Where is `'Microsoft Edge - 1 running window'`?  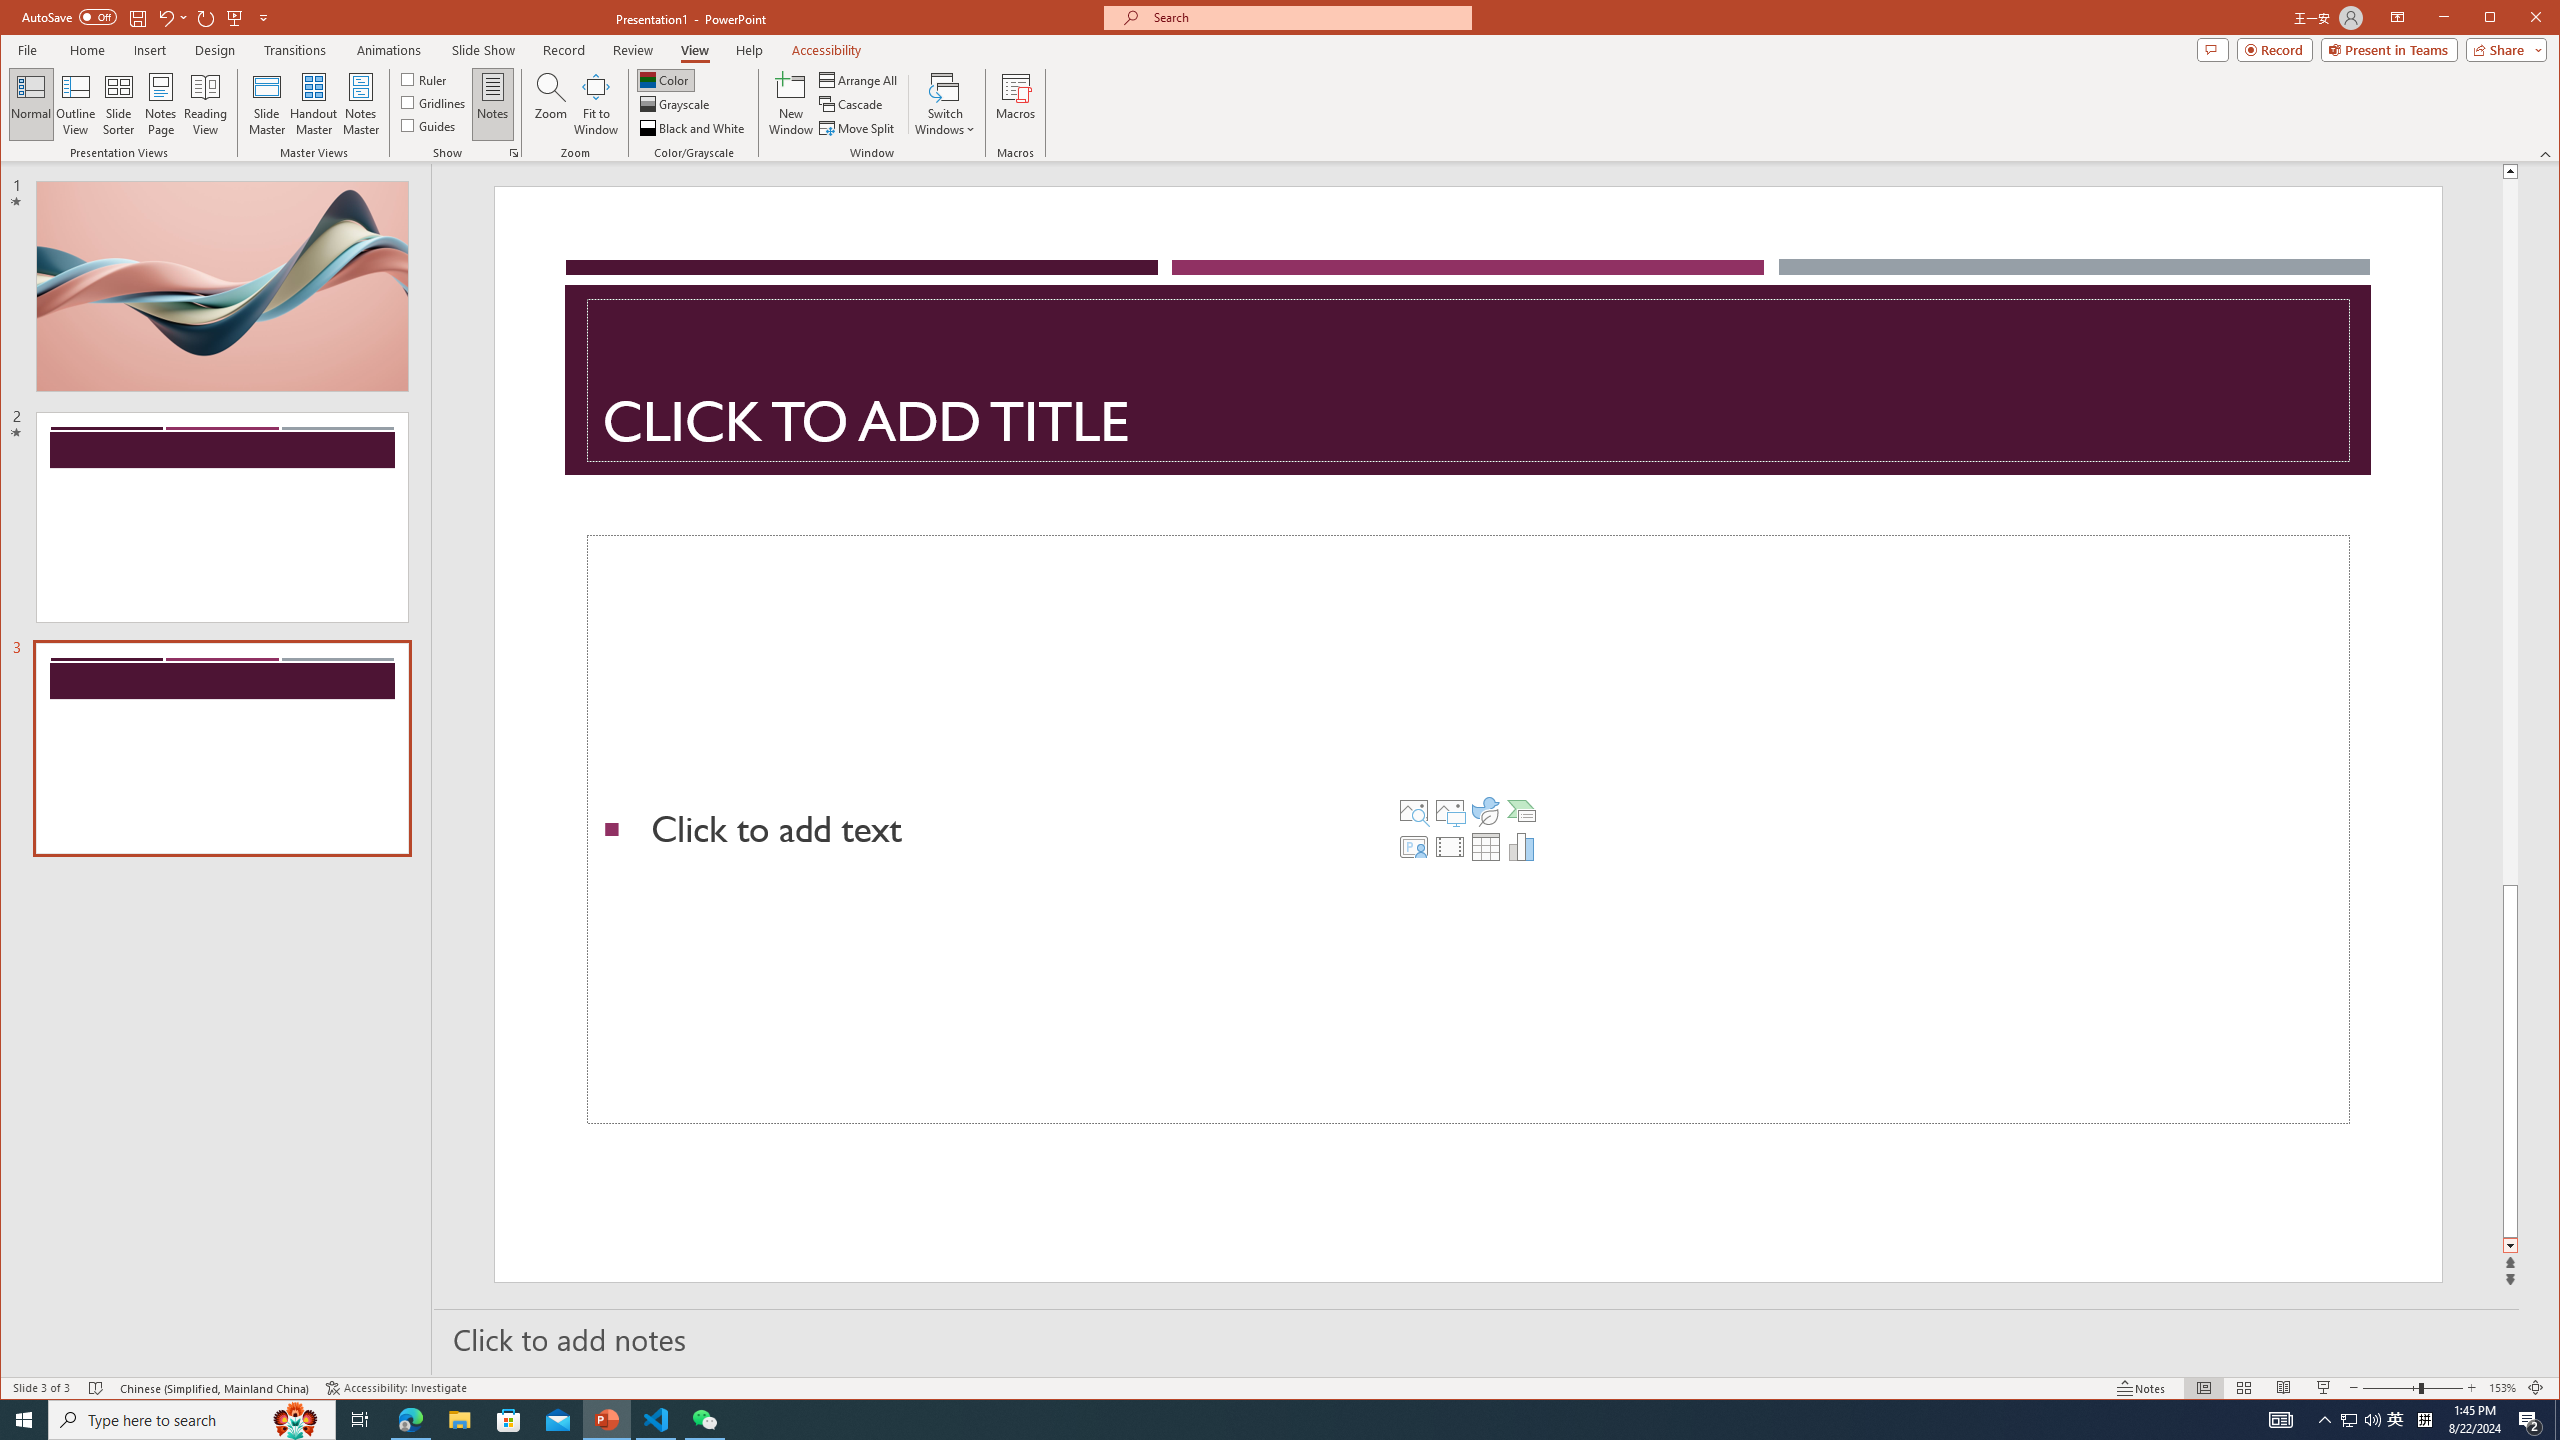
'Microsoft Edge - 1 running window' is located at coordinates (409, 1418).